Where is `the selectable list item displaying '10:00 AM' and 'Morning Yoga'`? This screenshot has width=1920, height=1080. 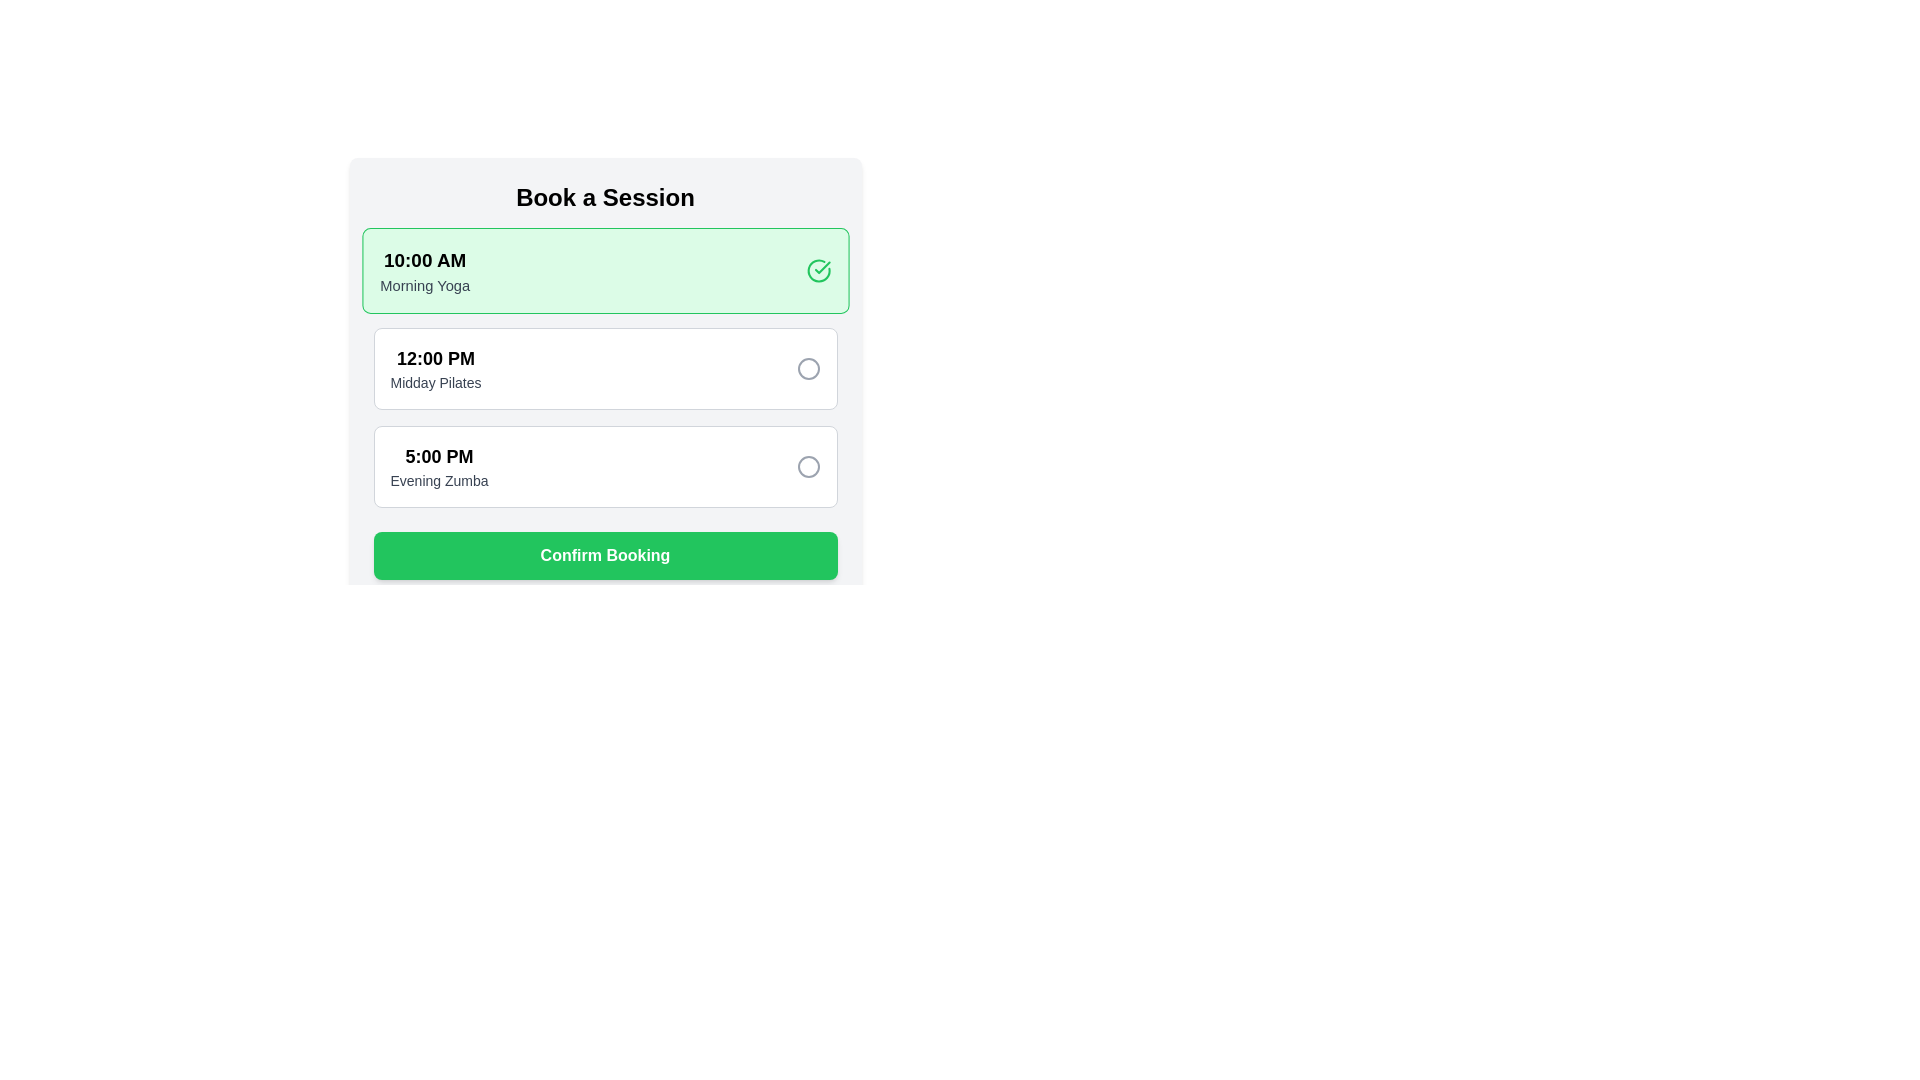 the selectable list item displaying '10:00 AM' and 'Morning Yoga' is located at coordinates (604, 270).